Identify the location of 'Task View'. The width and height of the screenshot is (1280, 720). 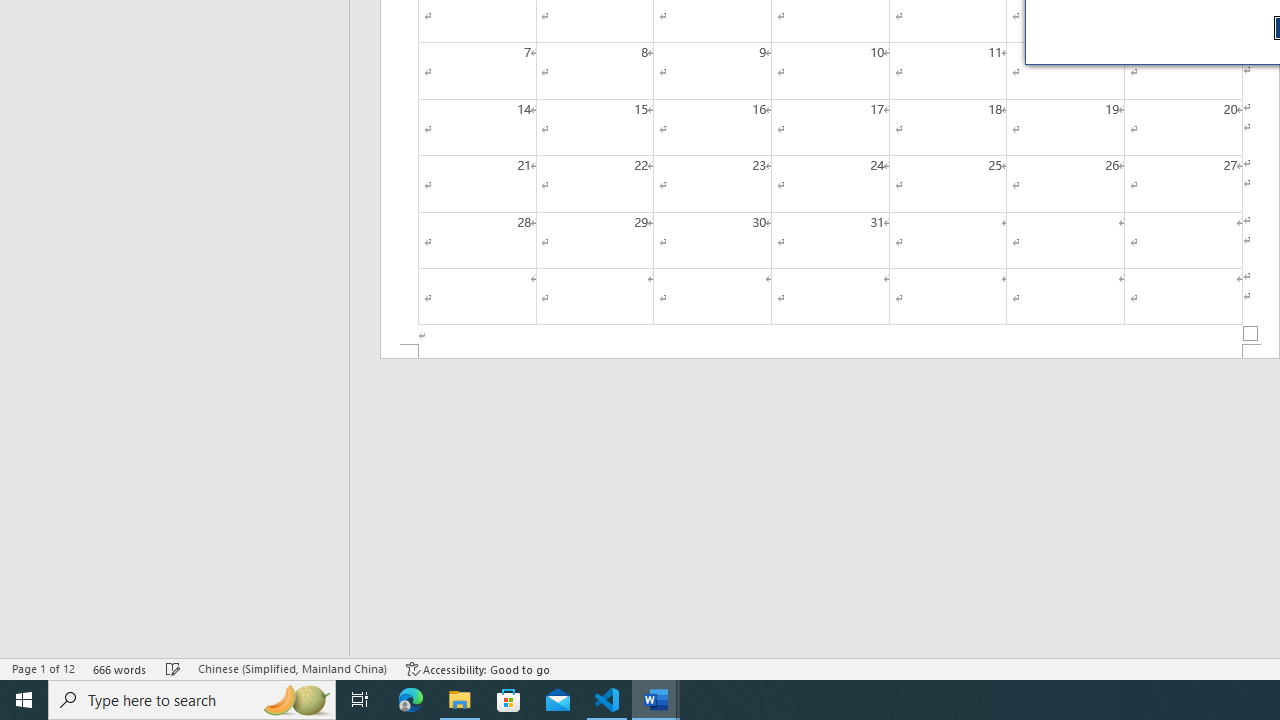
(359, 698).